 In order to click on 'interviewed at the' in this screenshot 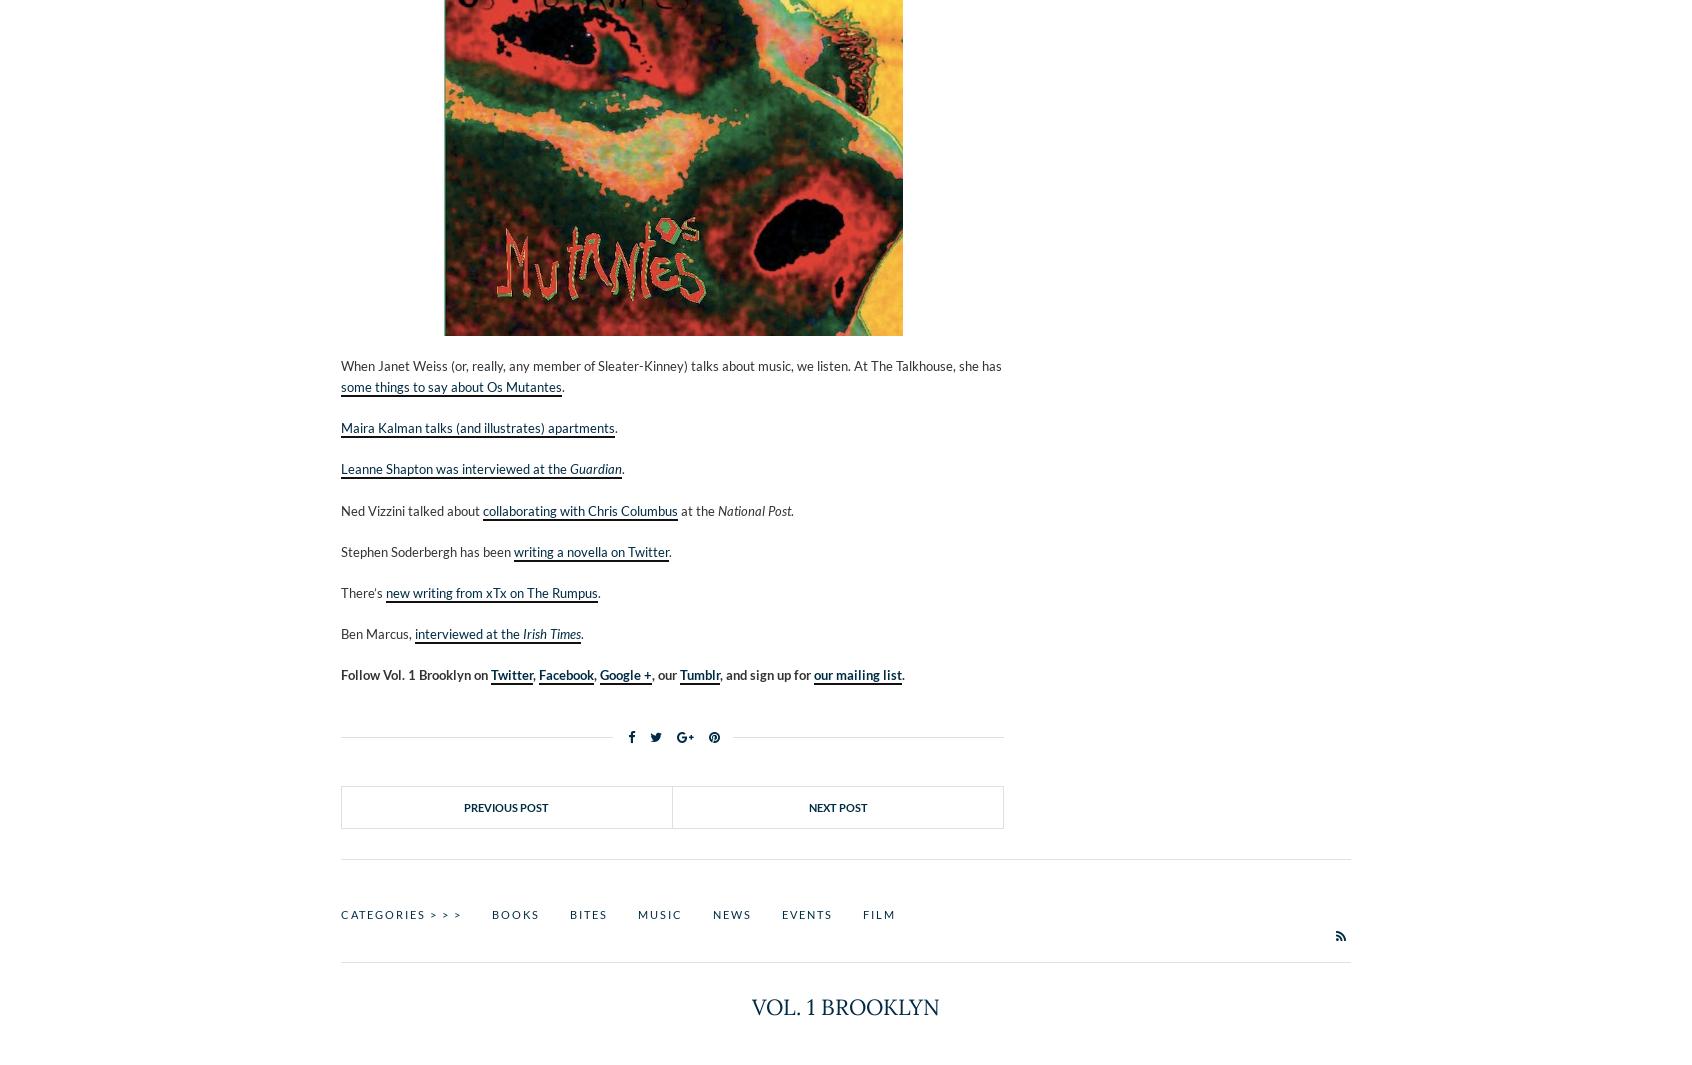, I will do `click(468, 633)`.